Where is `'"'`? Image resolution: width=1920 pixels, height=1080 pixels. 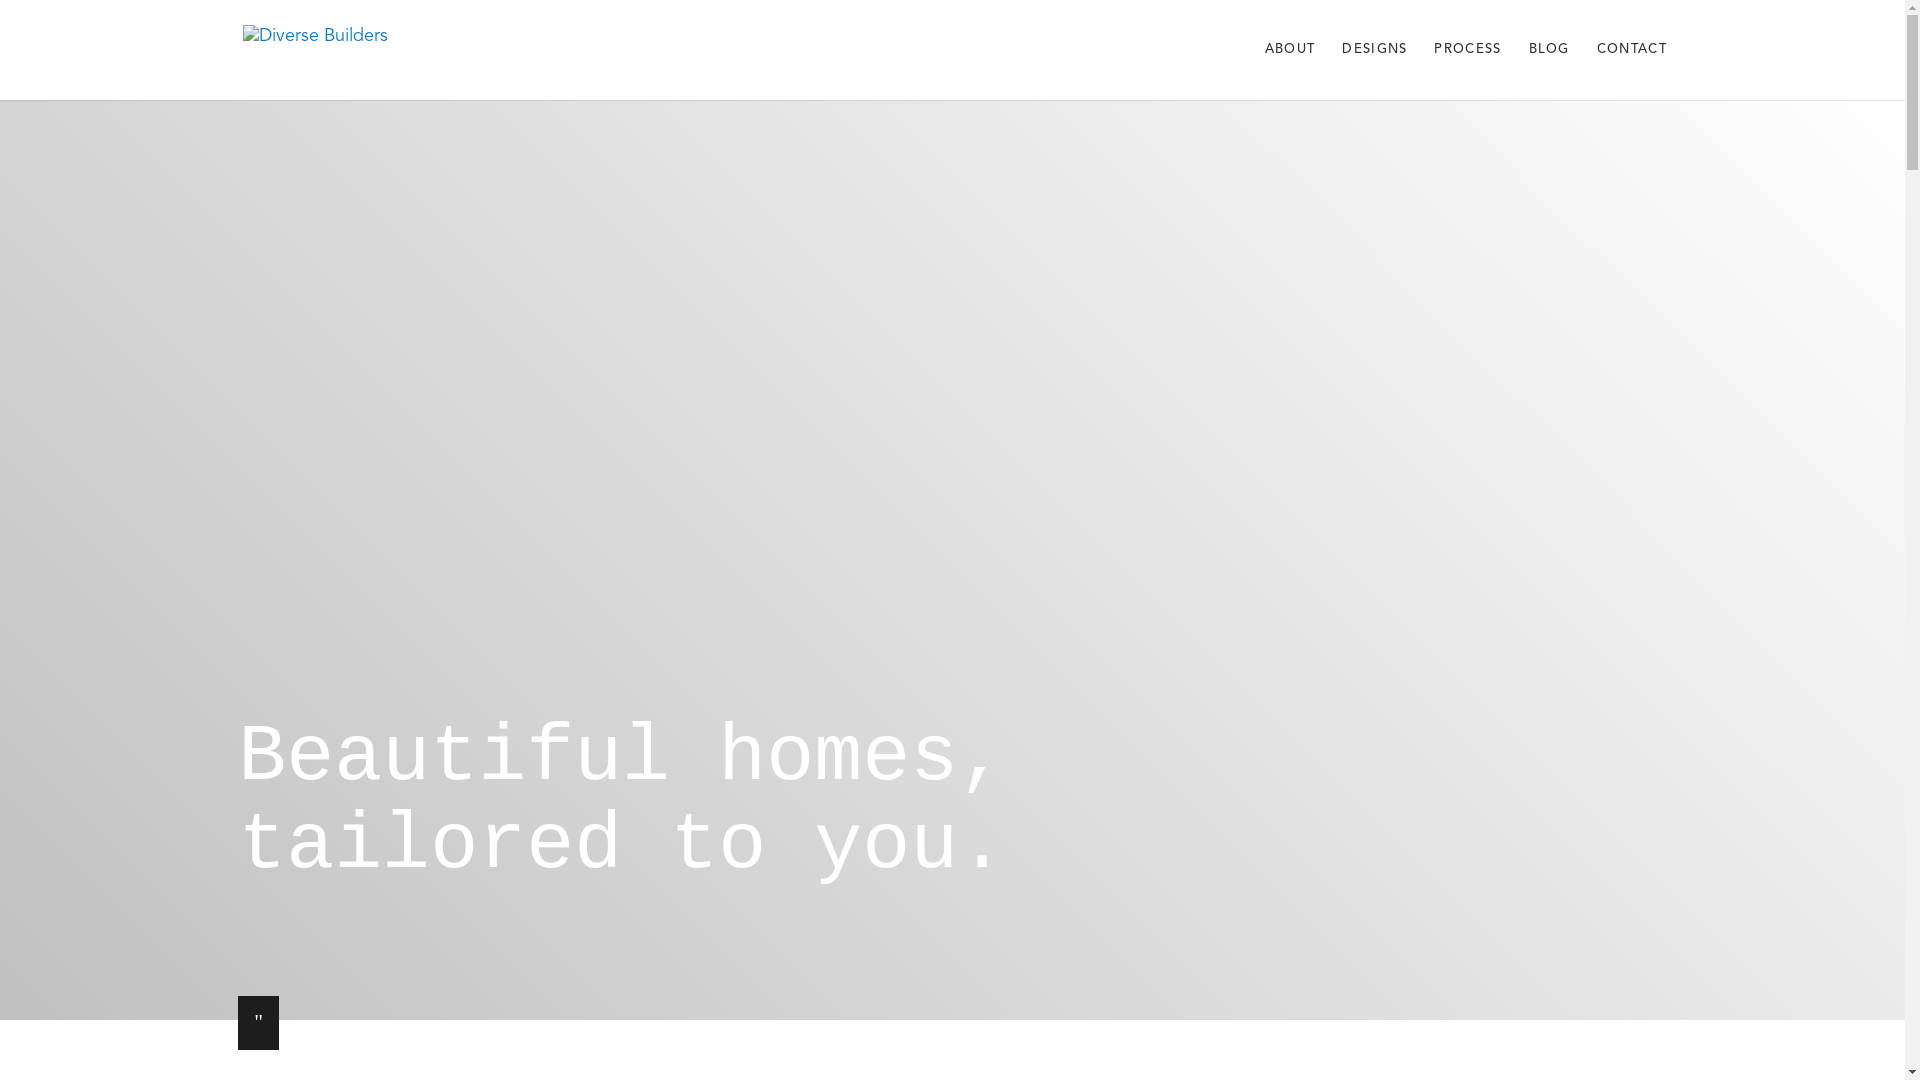 '"' is located at coordinates (238, 1022).